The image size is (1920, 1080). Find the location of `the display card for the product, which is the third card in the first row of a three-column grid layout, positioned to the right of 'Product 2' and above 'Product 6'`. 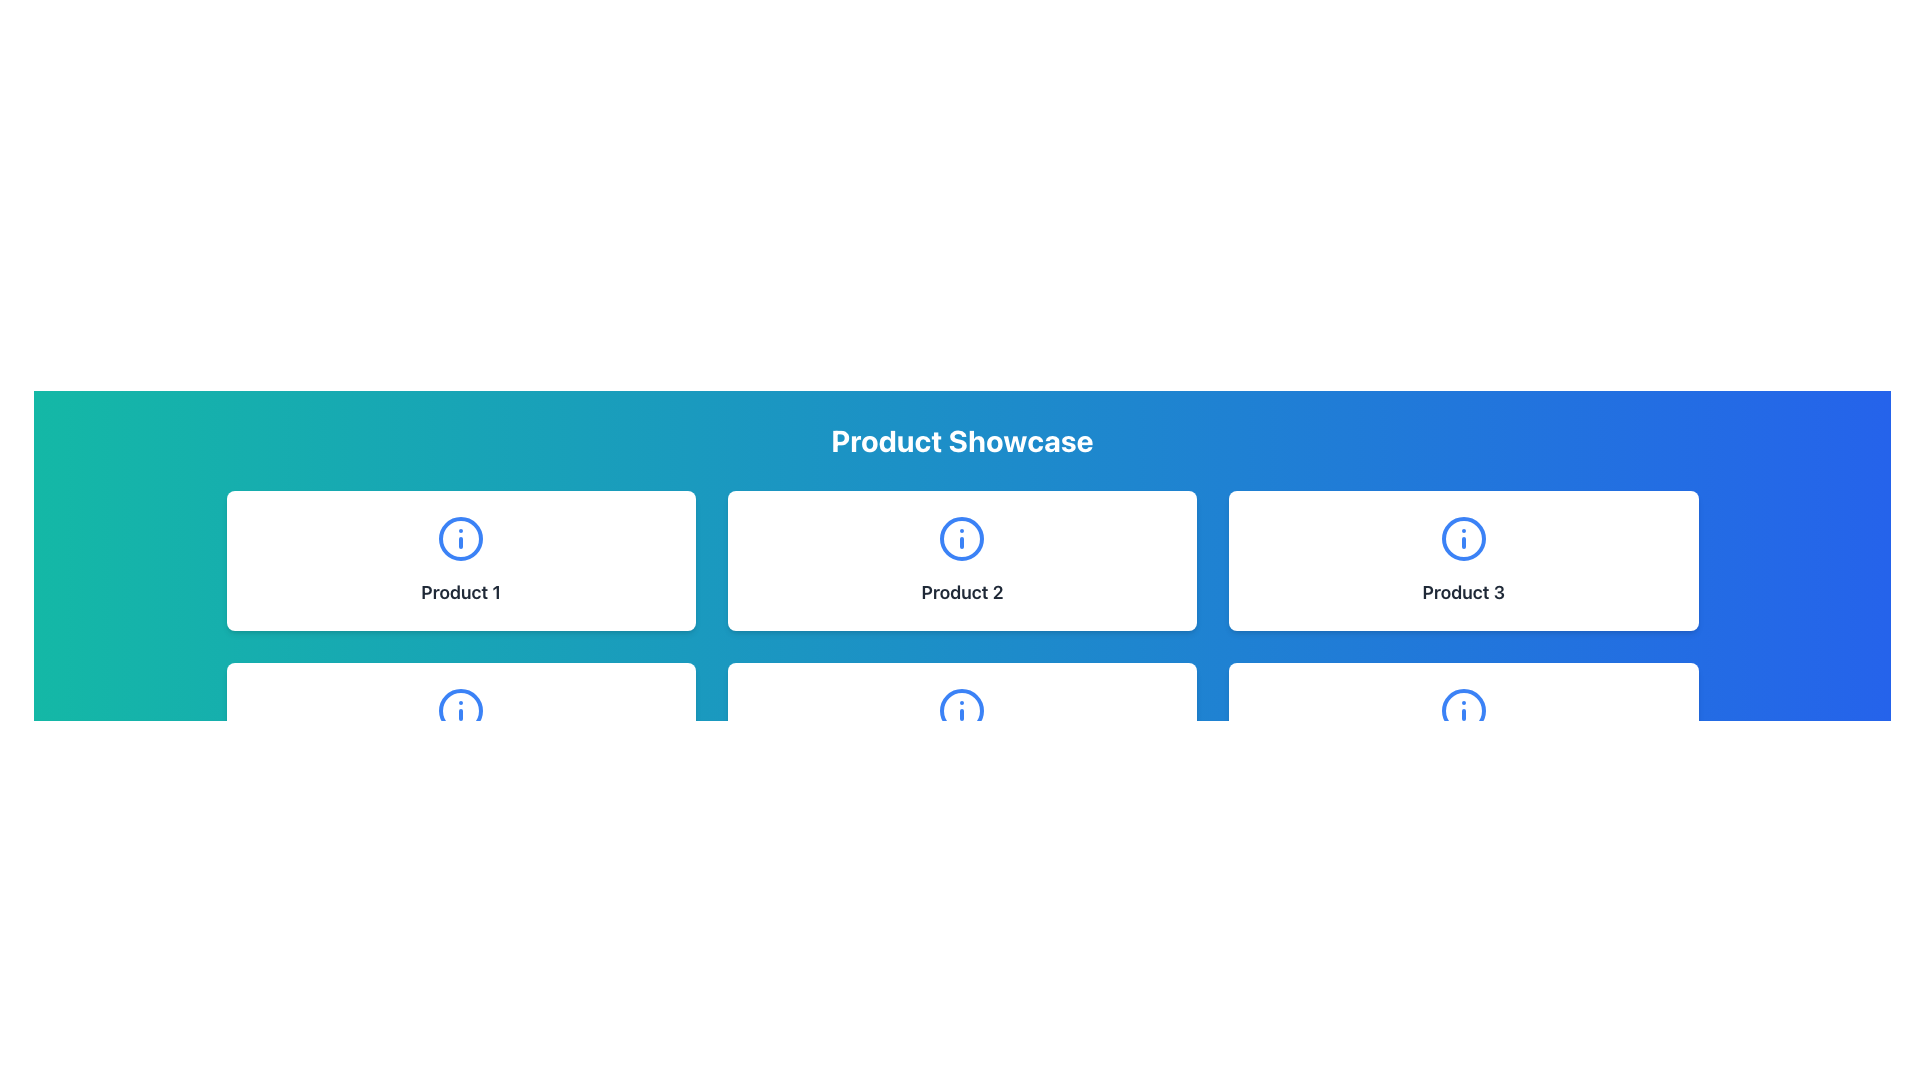

the display card for the product, which is the third card in the first row of a three-column grid layout, positioned to the right of 'Product 2' and above 'Product 6' is located at coordinates (1463, 560).